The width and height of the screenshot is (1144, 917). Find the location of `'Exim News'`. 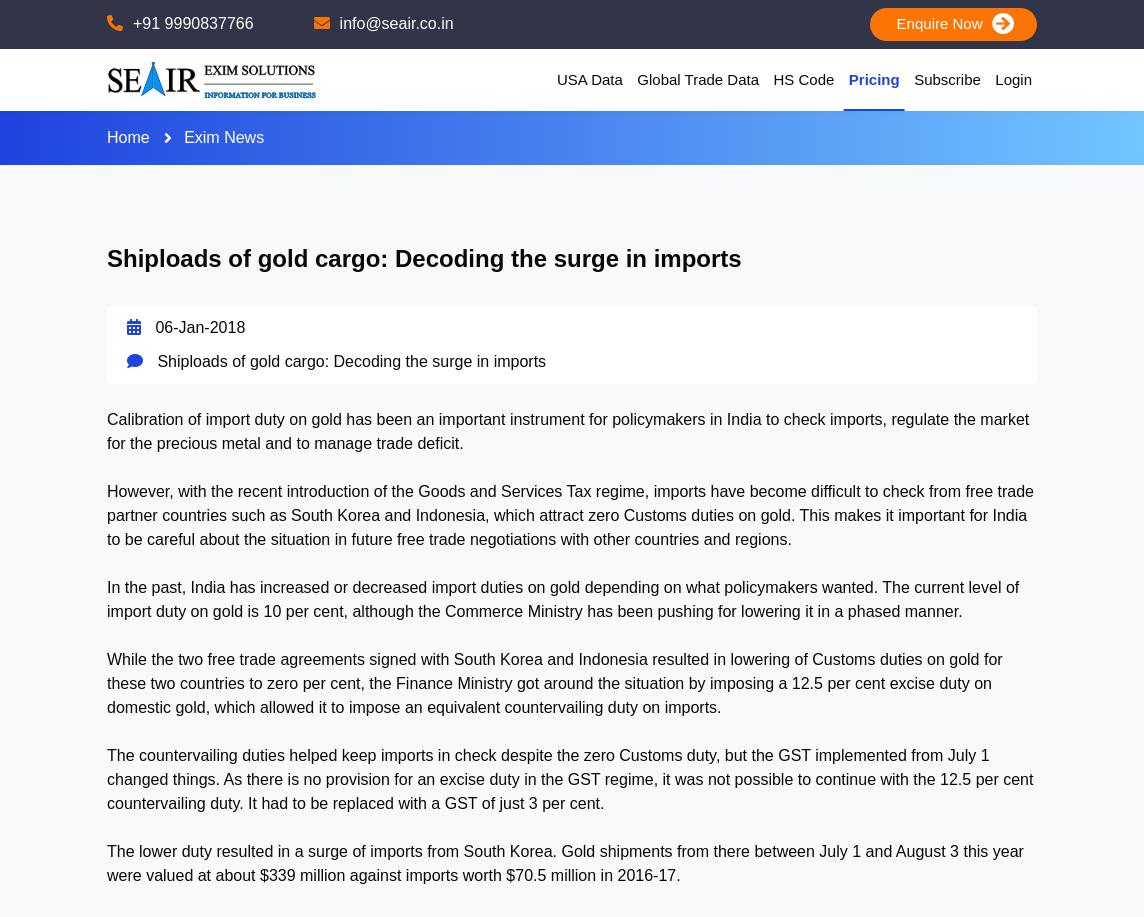

'Exim News' is located at coordinates (222, 137).